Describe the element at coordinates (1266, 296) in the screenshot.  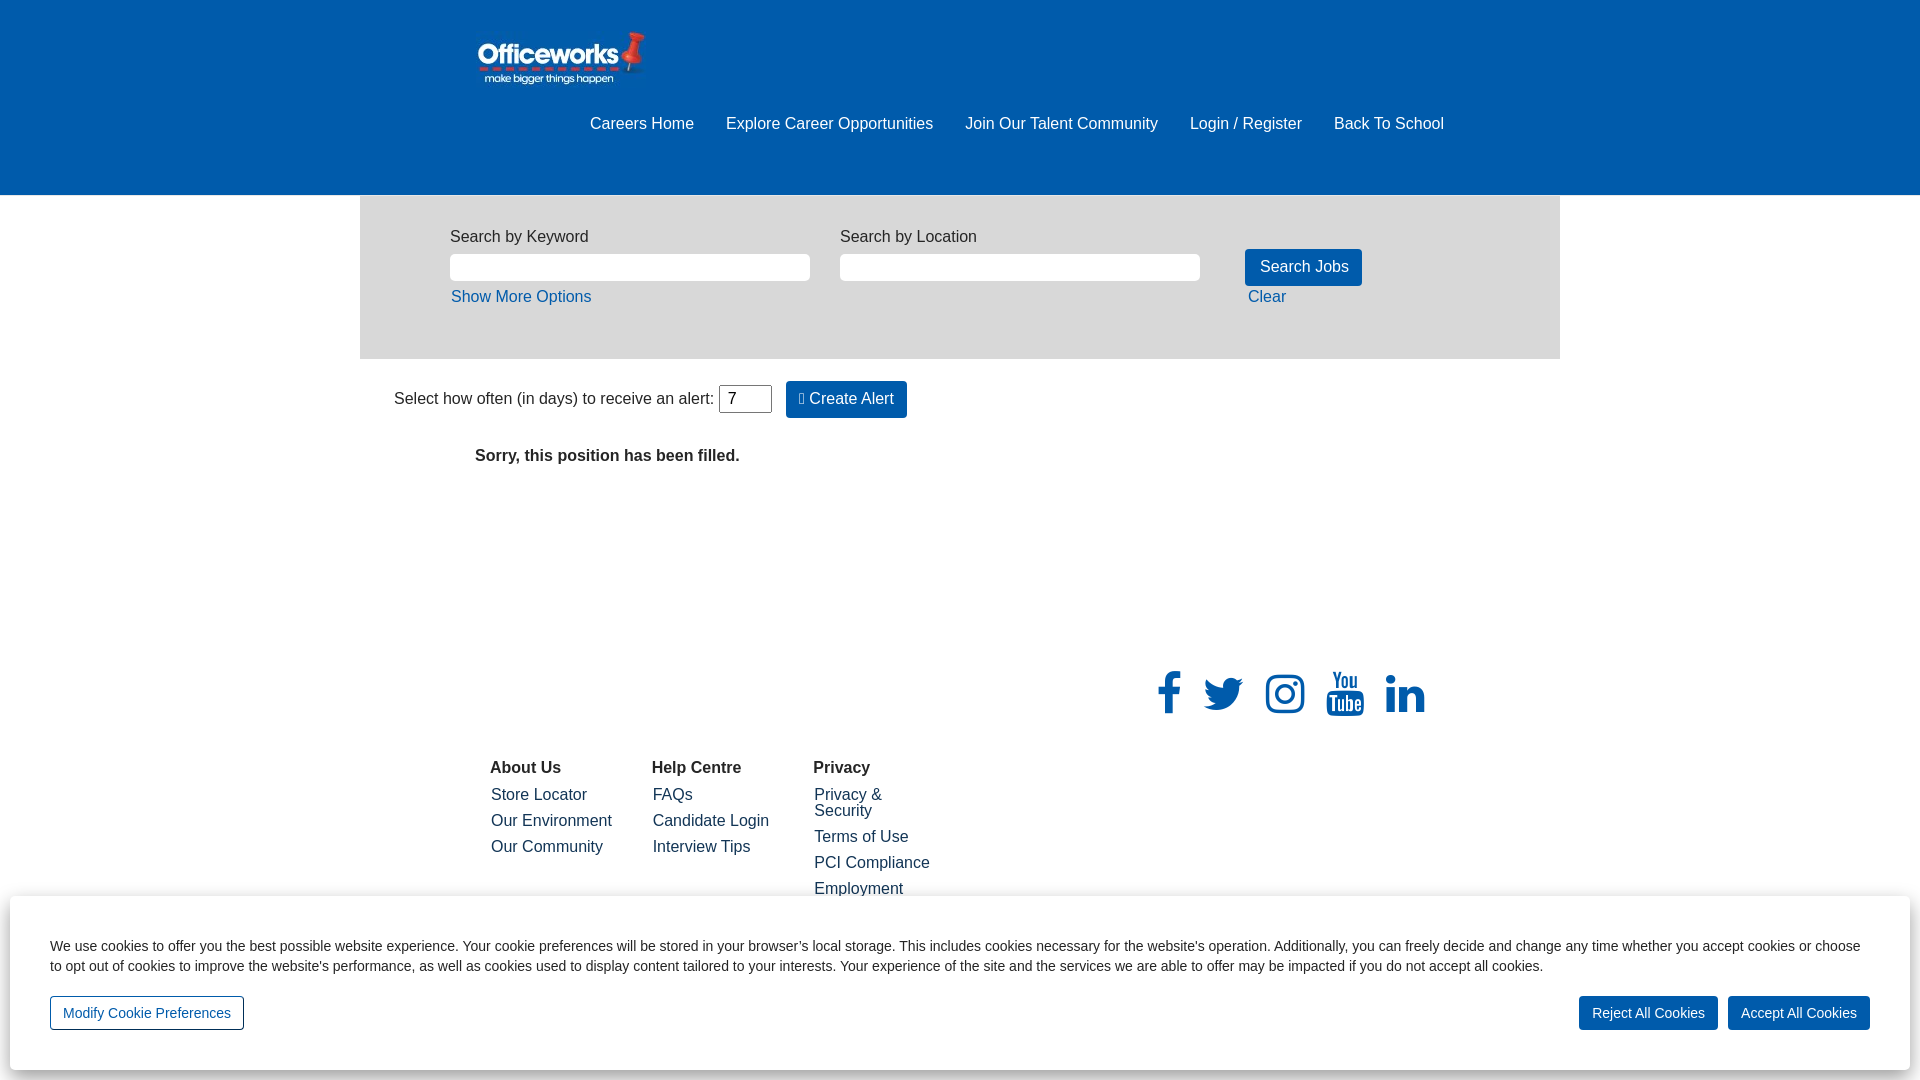
I see `'Clear'` at that location.